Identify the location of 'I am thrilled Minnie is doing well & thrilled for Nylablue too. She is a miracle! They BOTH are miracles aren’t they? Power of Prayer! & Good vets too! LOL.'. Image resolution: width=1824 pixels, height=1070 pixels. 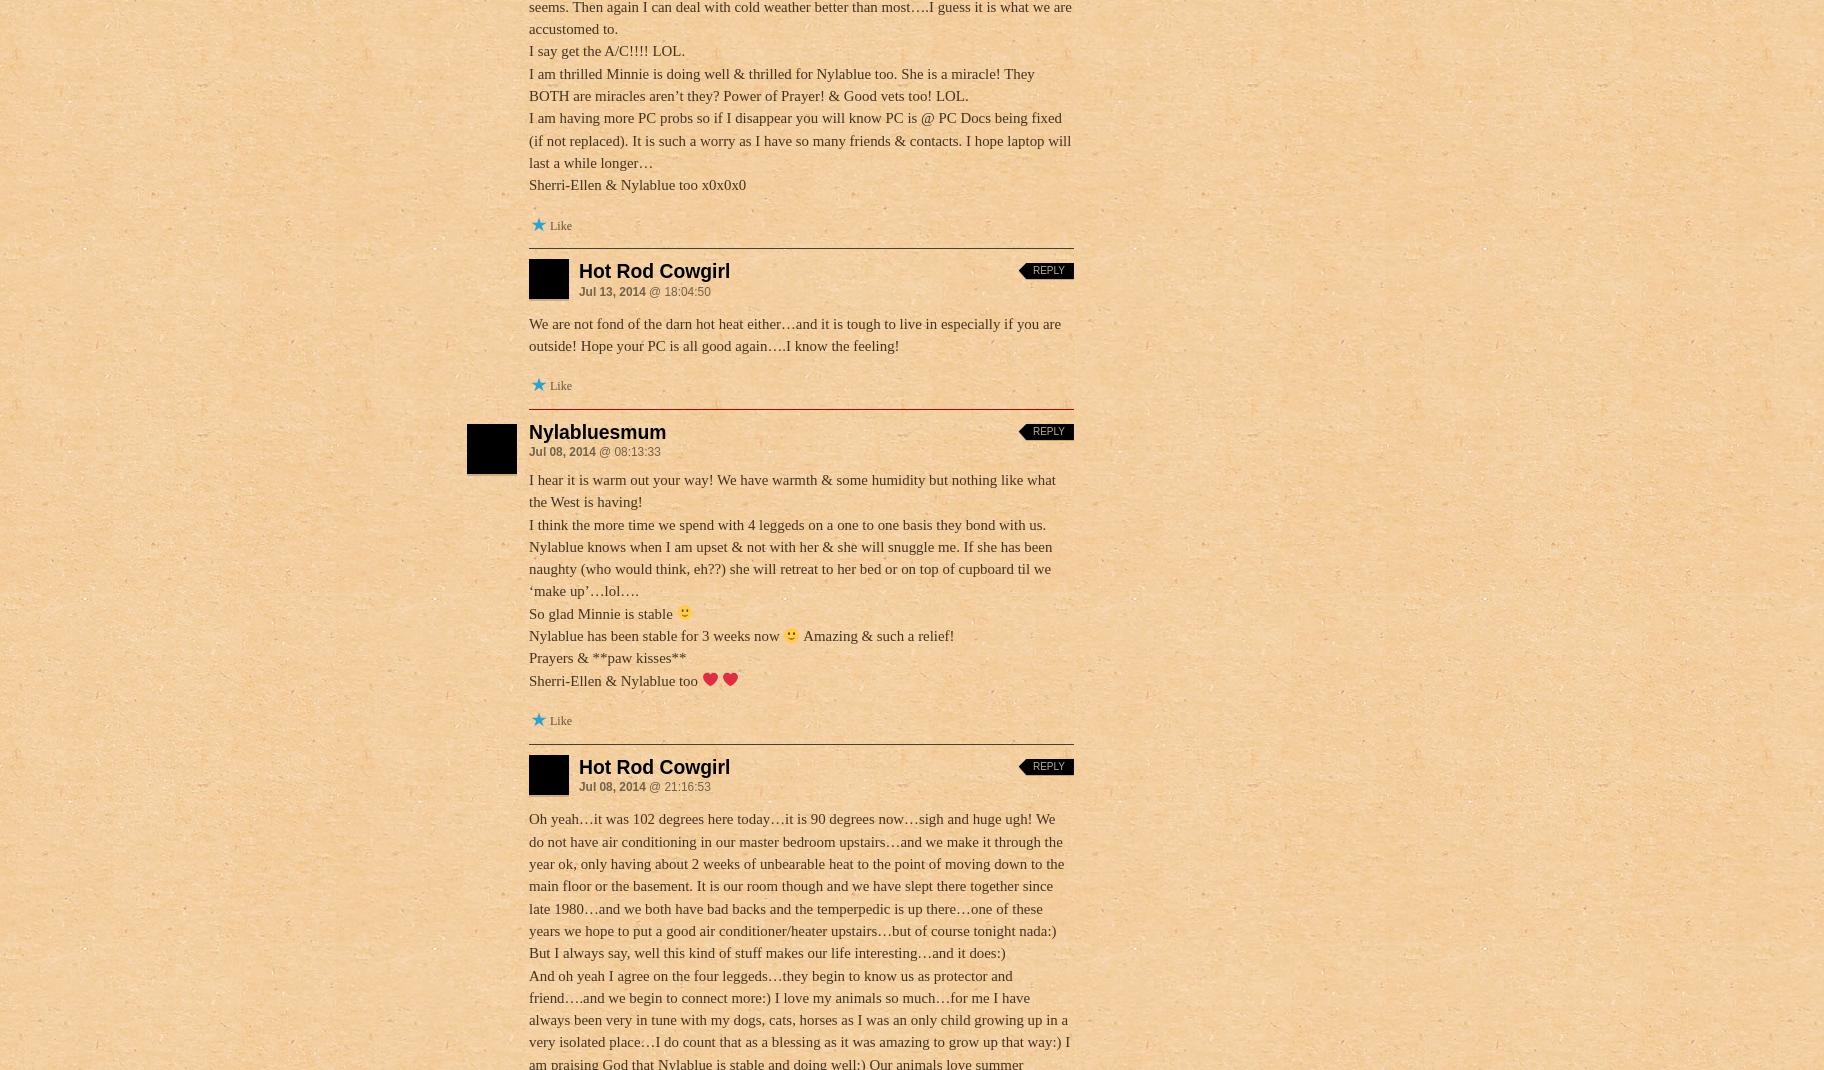
(781, 83).